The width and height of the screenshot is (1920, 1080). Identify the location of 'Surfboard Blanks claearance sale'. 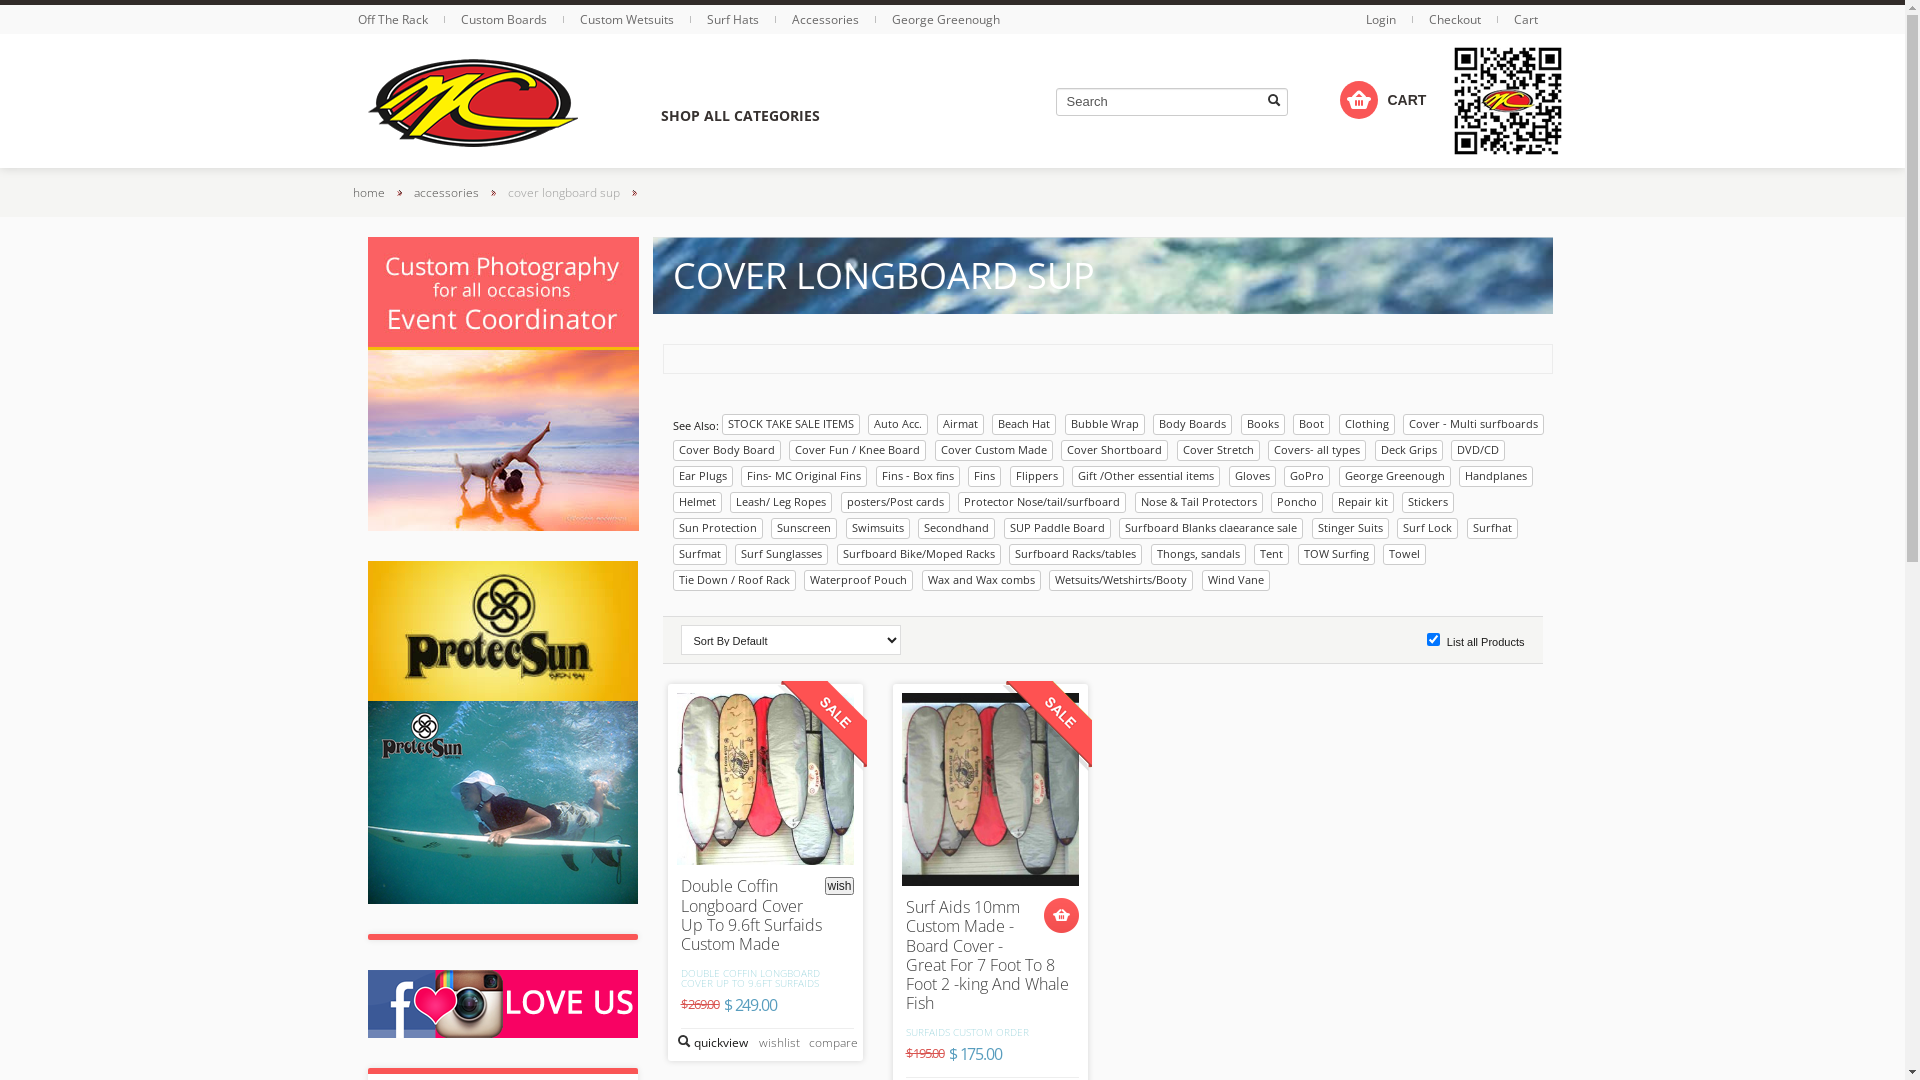
(1117, 527).